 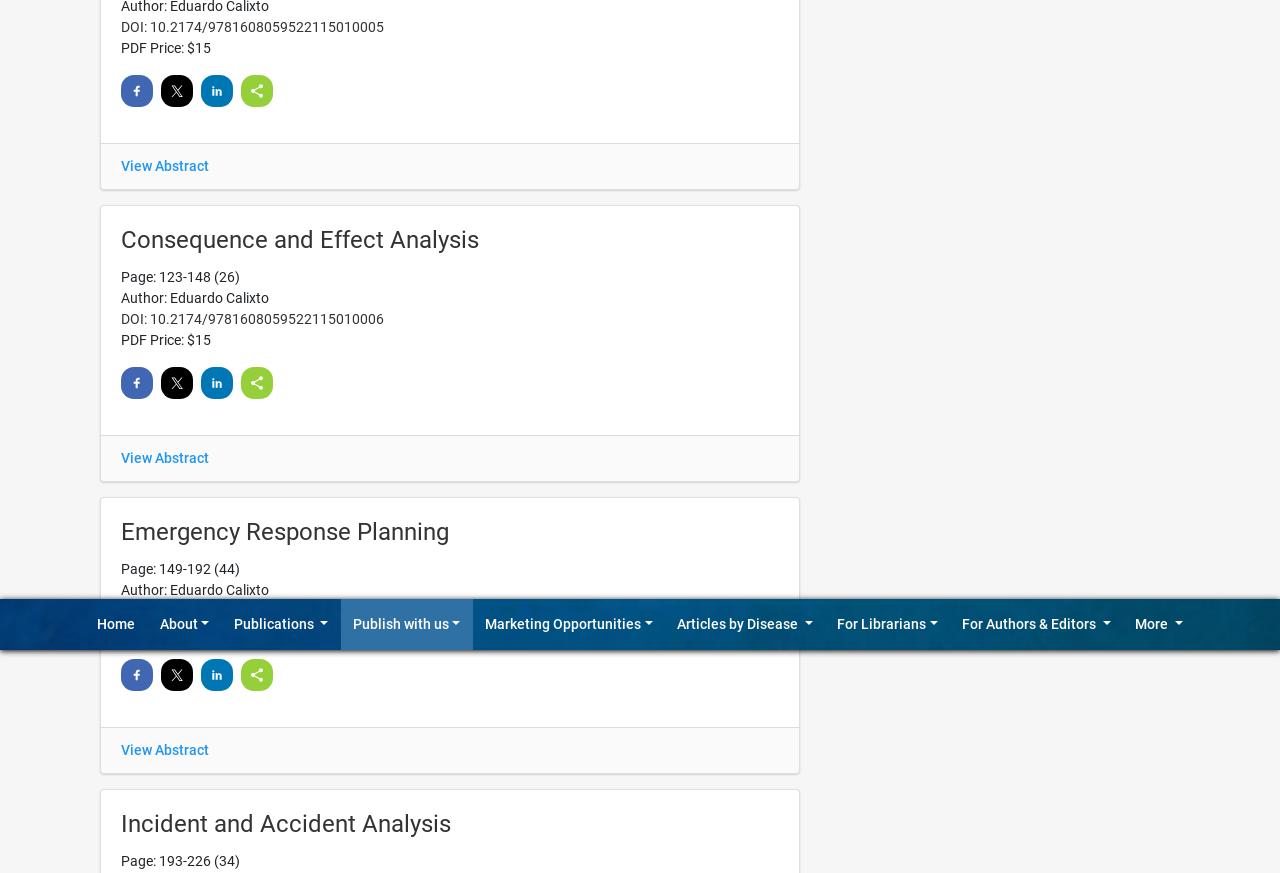 What do you see at coordinates (1107, 258) in the screenshot?
I see `'Privacy Policy'` at bounding box center [1107, 258].